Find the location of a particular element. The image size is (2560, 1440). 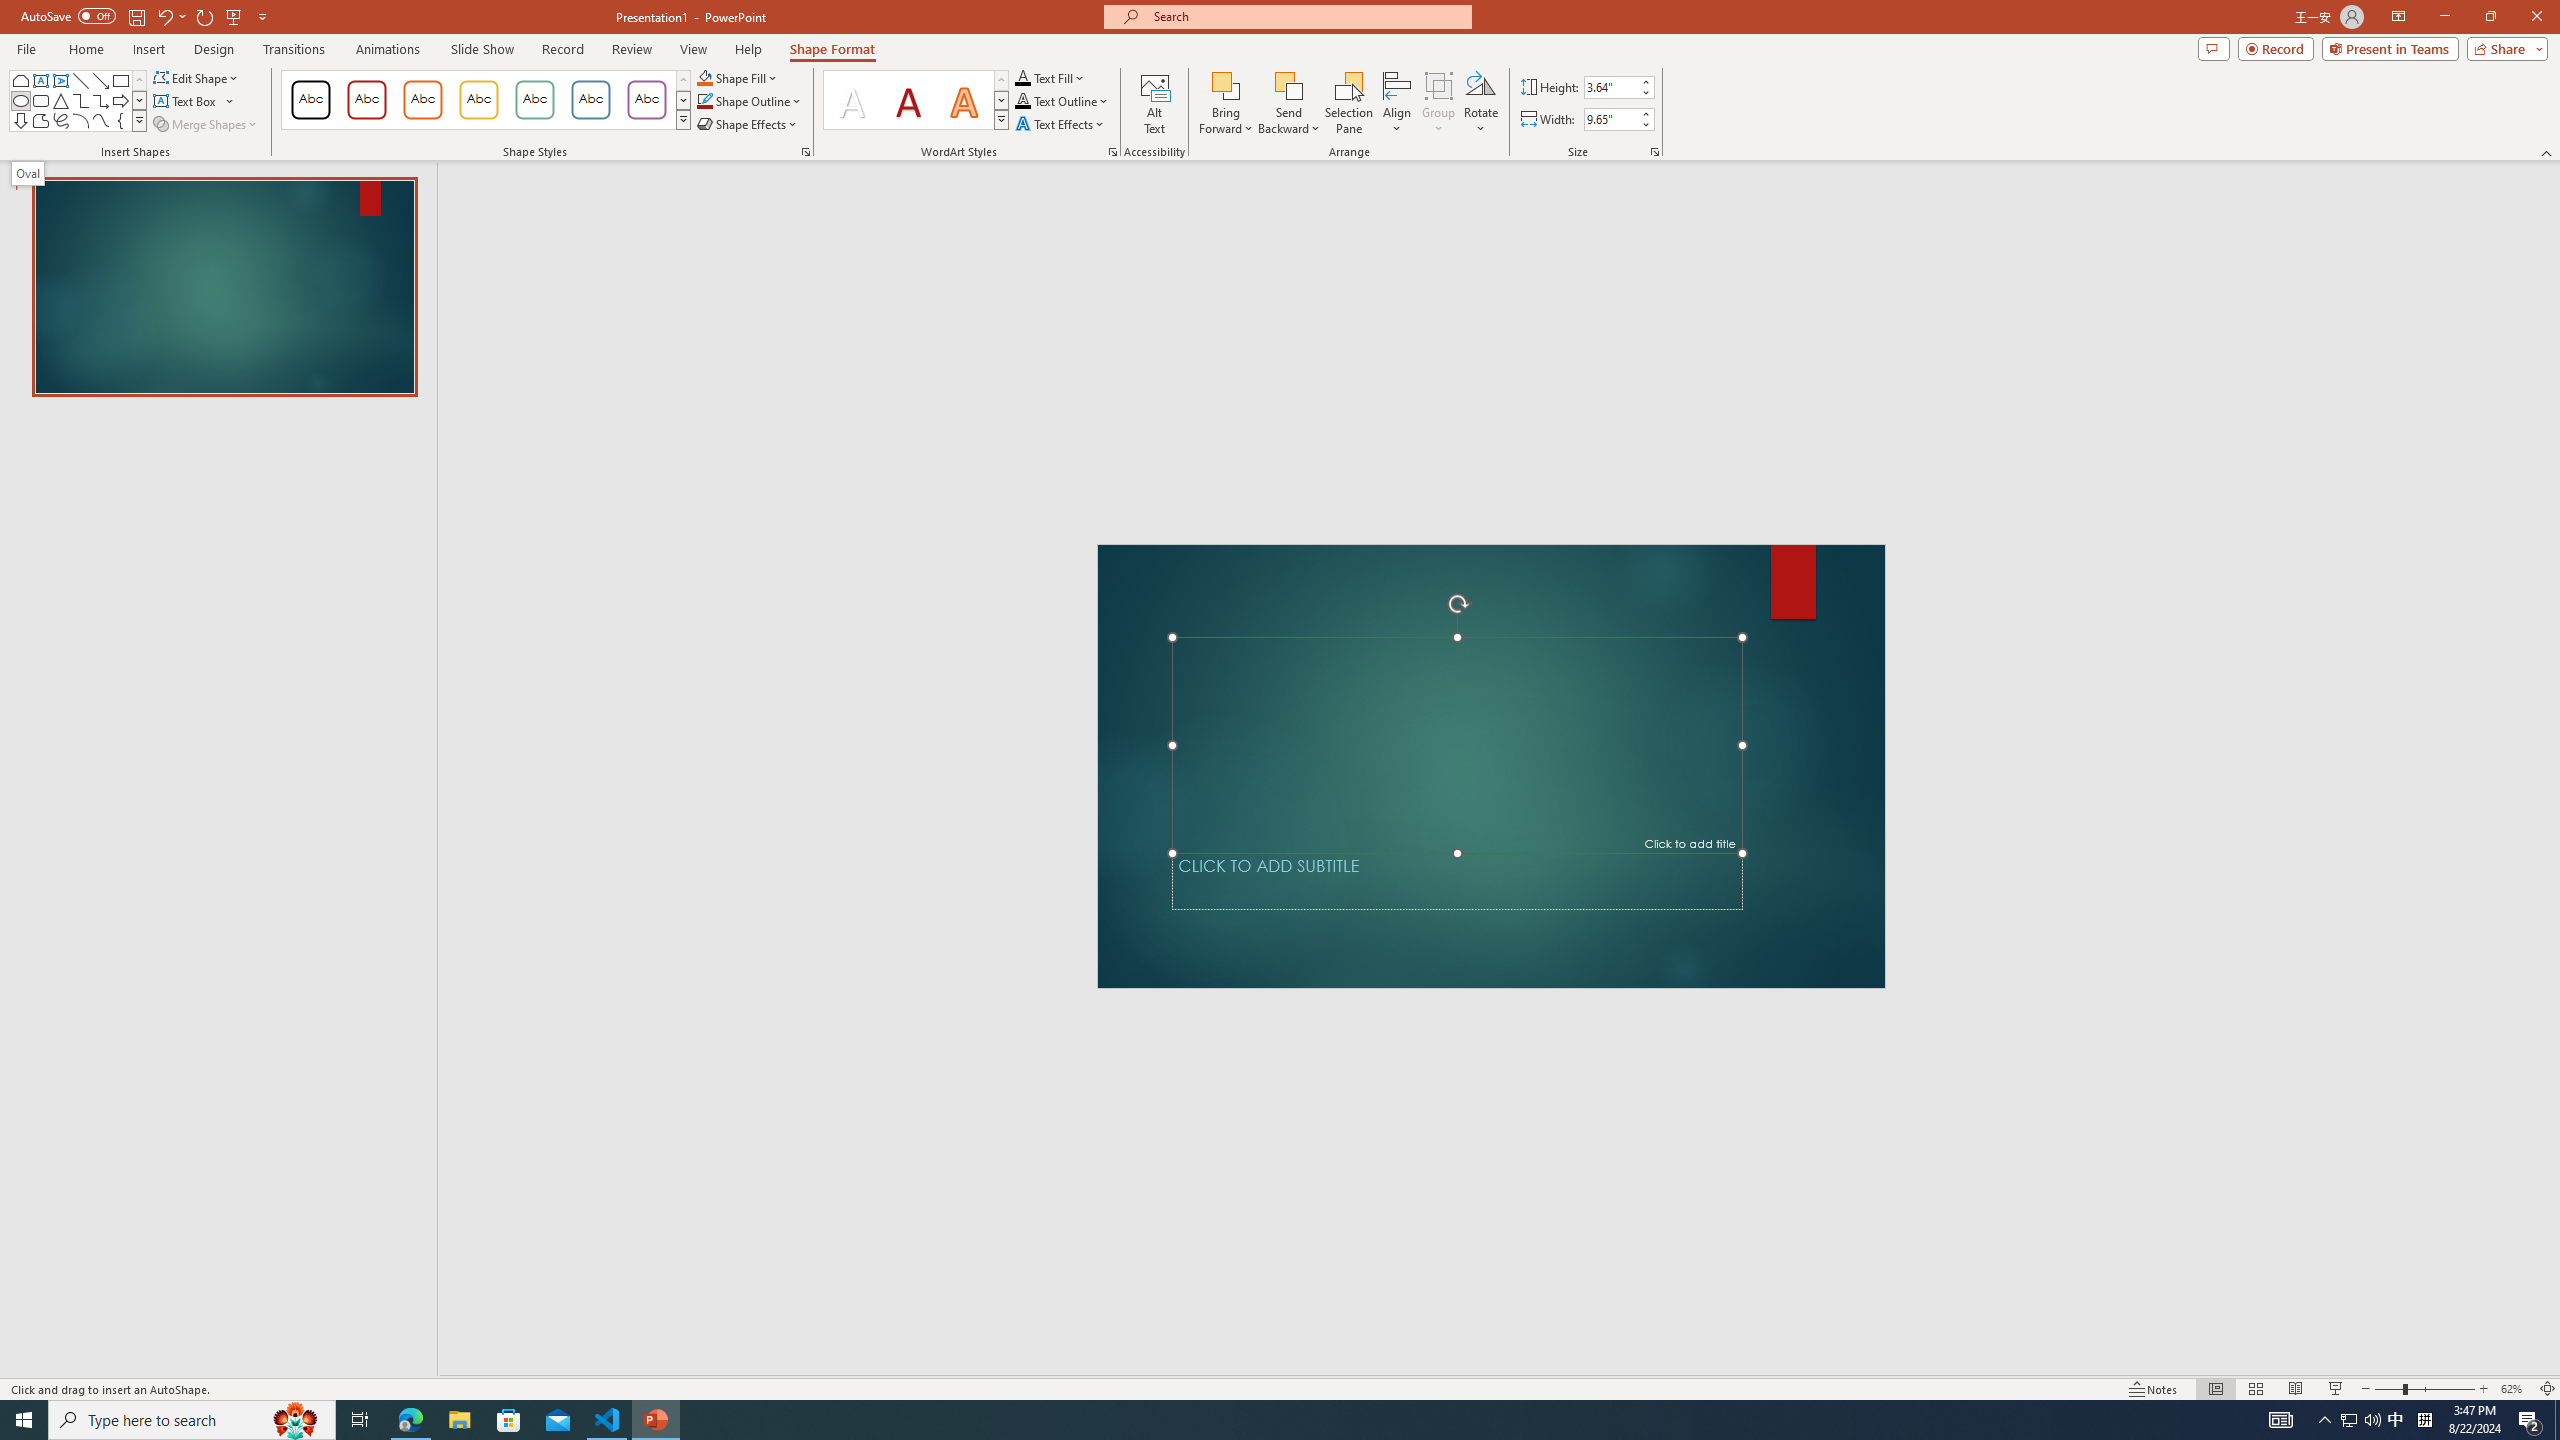

'Colored Outline - Green, Accent 4' is located at coordinates (534, 99).